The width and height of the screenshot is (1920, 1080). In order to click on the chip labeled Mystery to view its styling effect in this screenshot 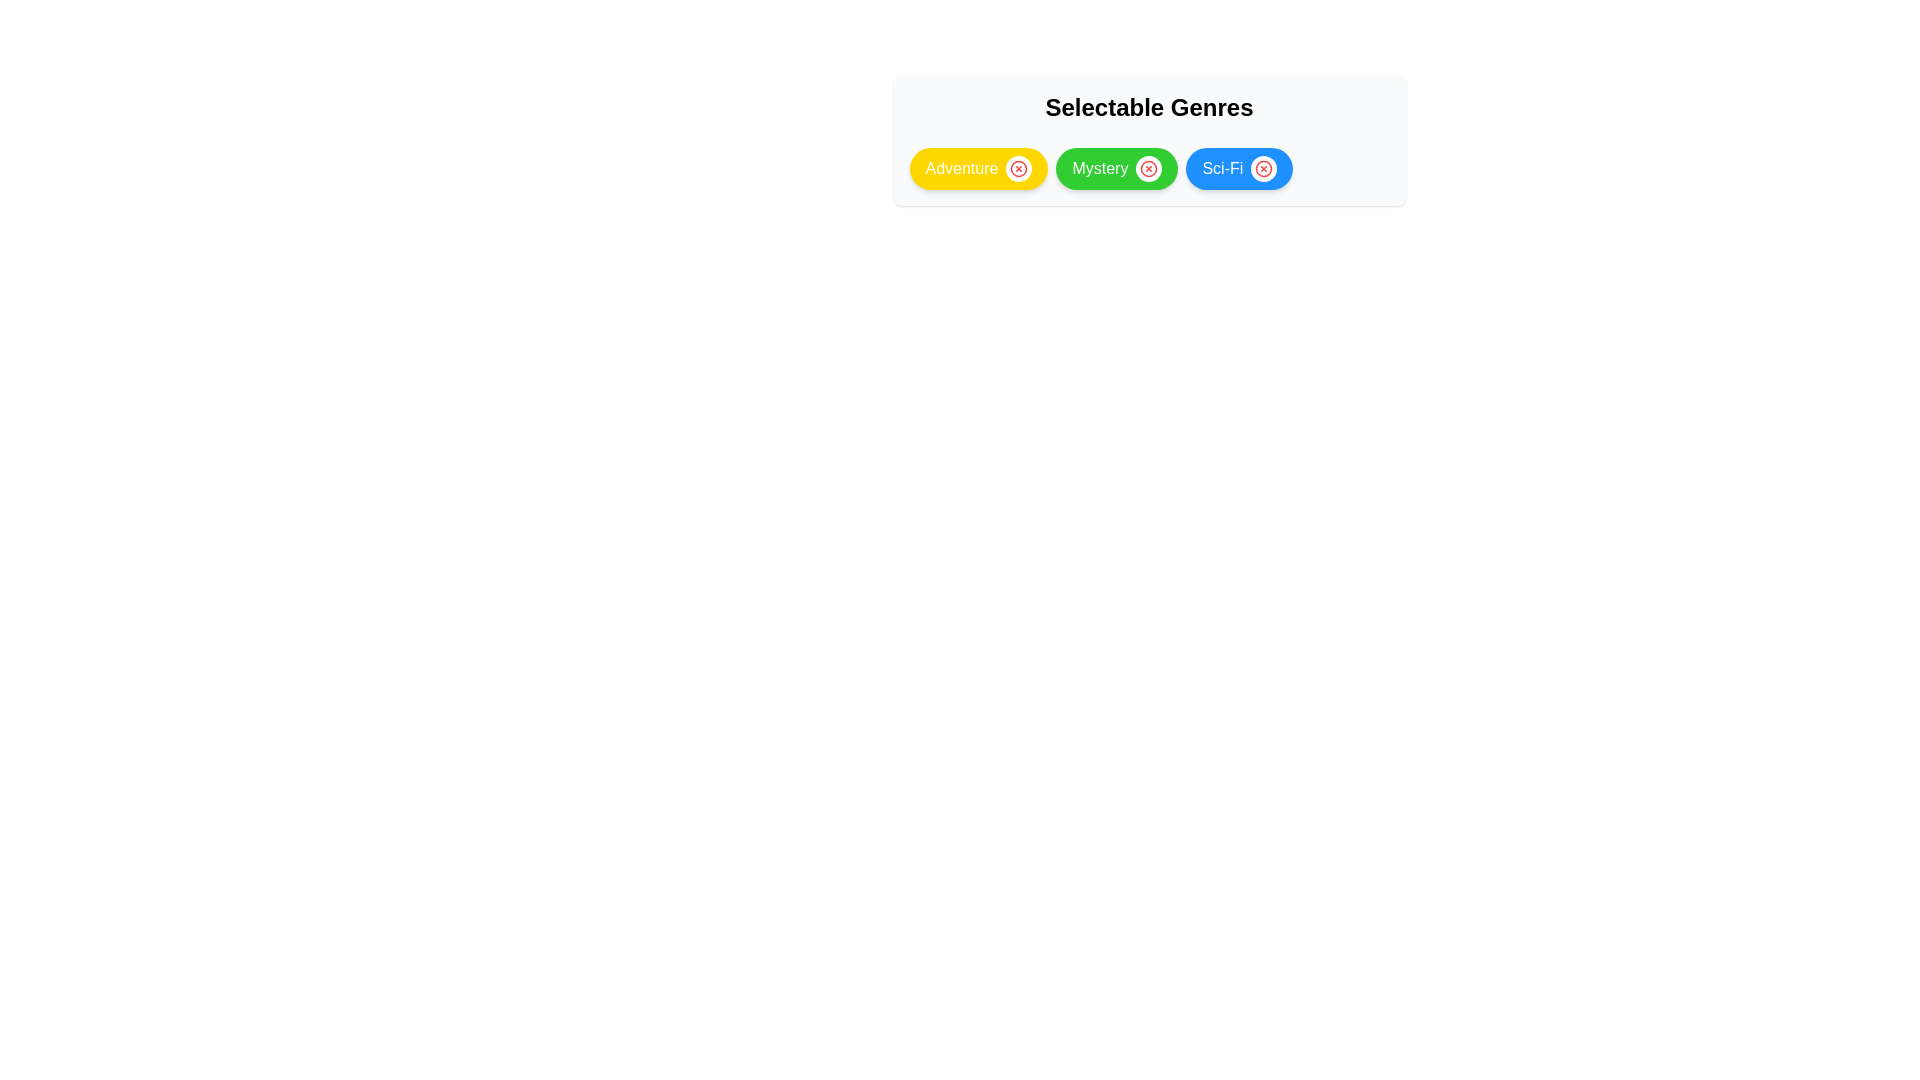, I will do `click(1116, 168)`.